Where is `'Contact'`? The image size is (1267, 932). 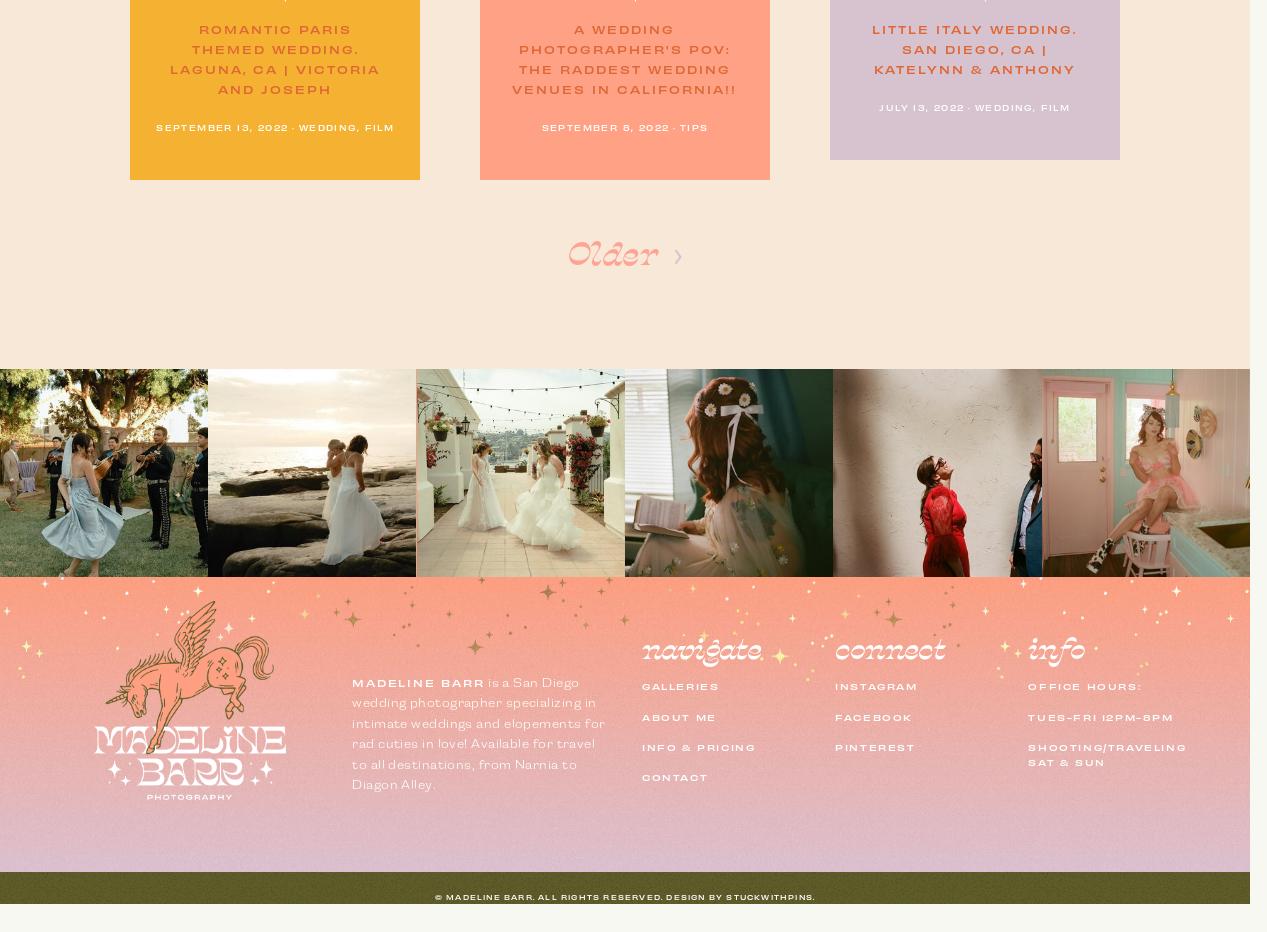
'Contact' is located at coordinates (675, 775).